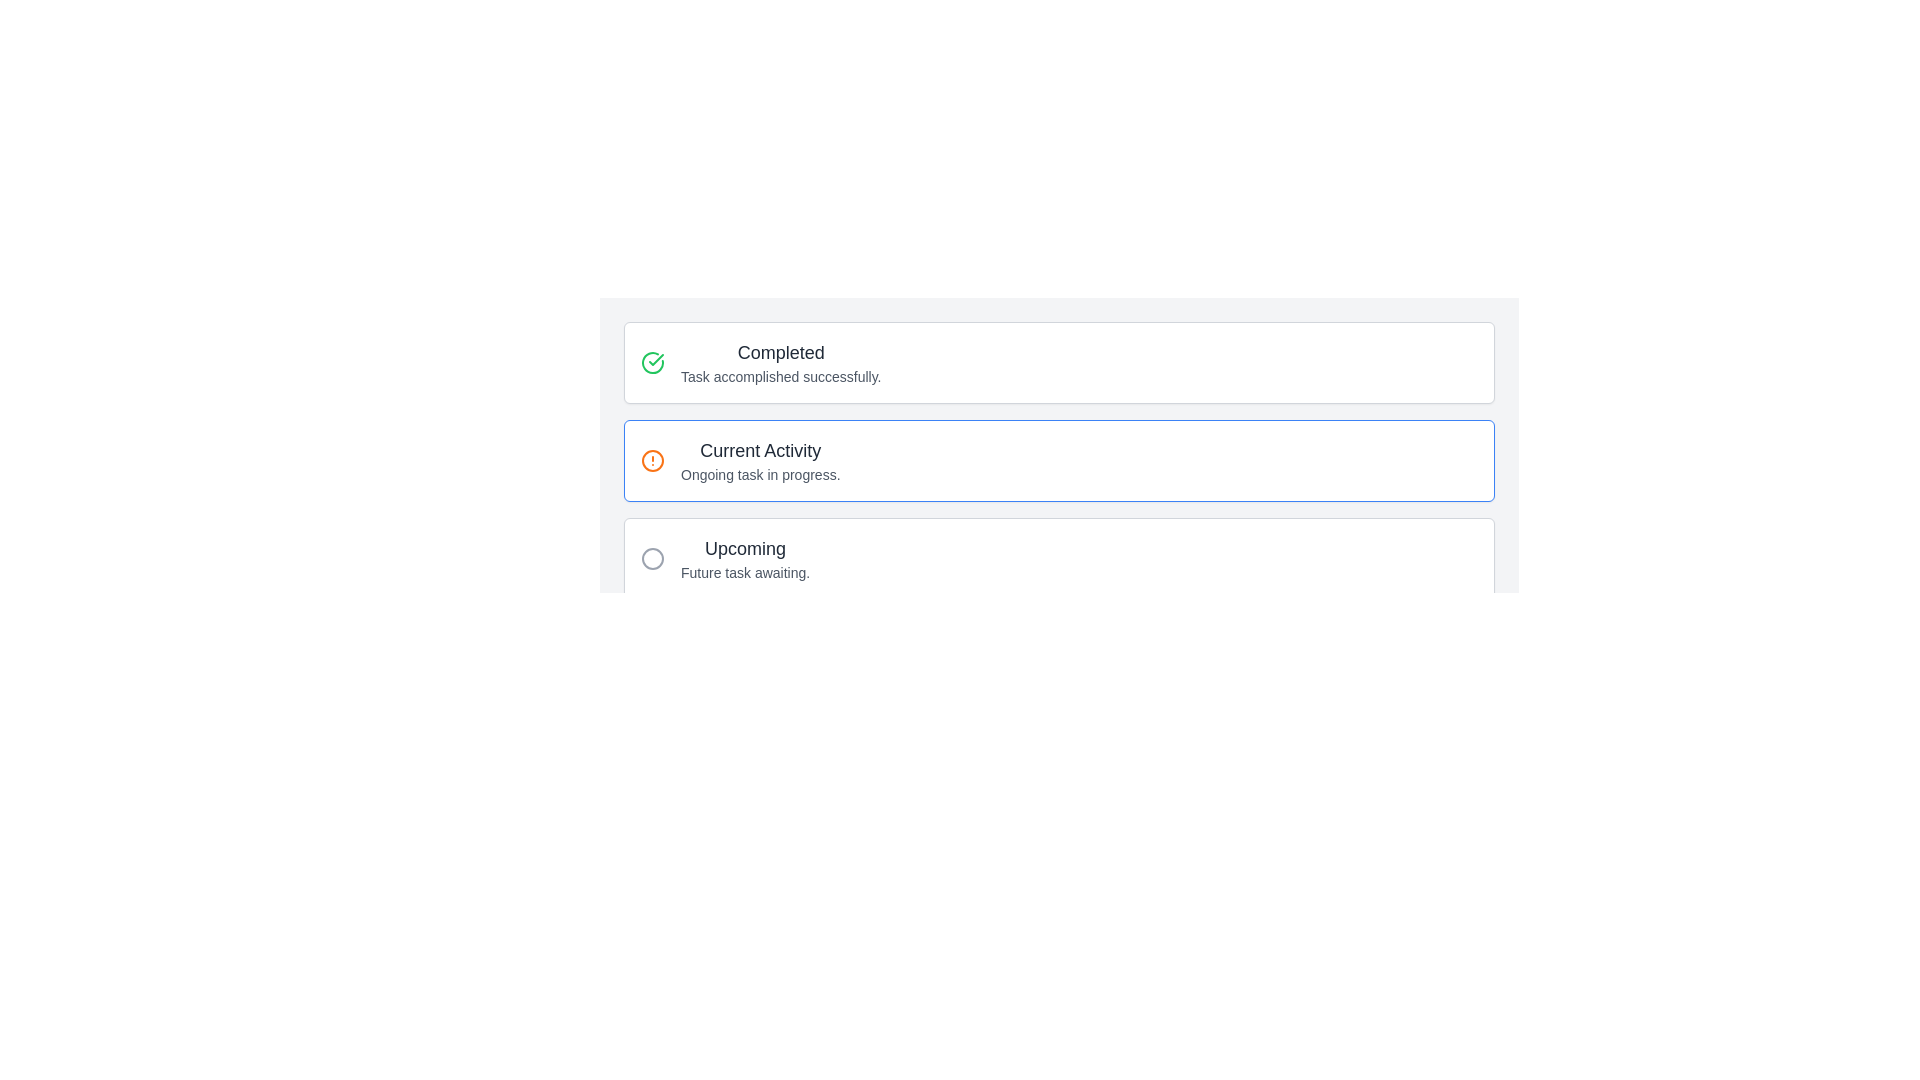 The width and height of the screenshot is (1920, 1080). Describe the element at coordinates (652, 461) in the screenshot. I see `the circular border of the alert icon, which serves as a visual indicator for the 'Current Activity' label, located on the left side of the 'Current Activity' section` at that location.